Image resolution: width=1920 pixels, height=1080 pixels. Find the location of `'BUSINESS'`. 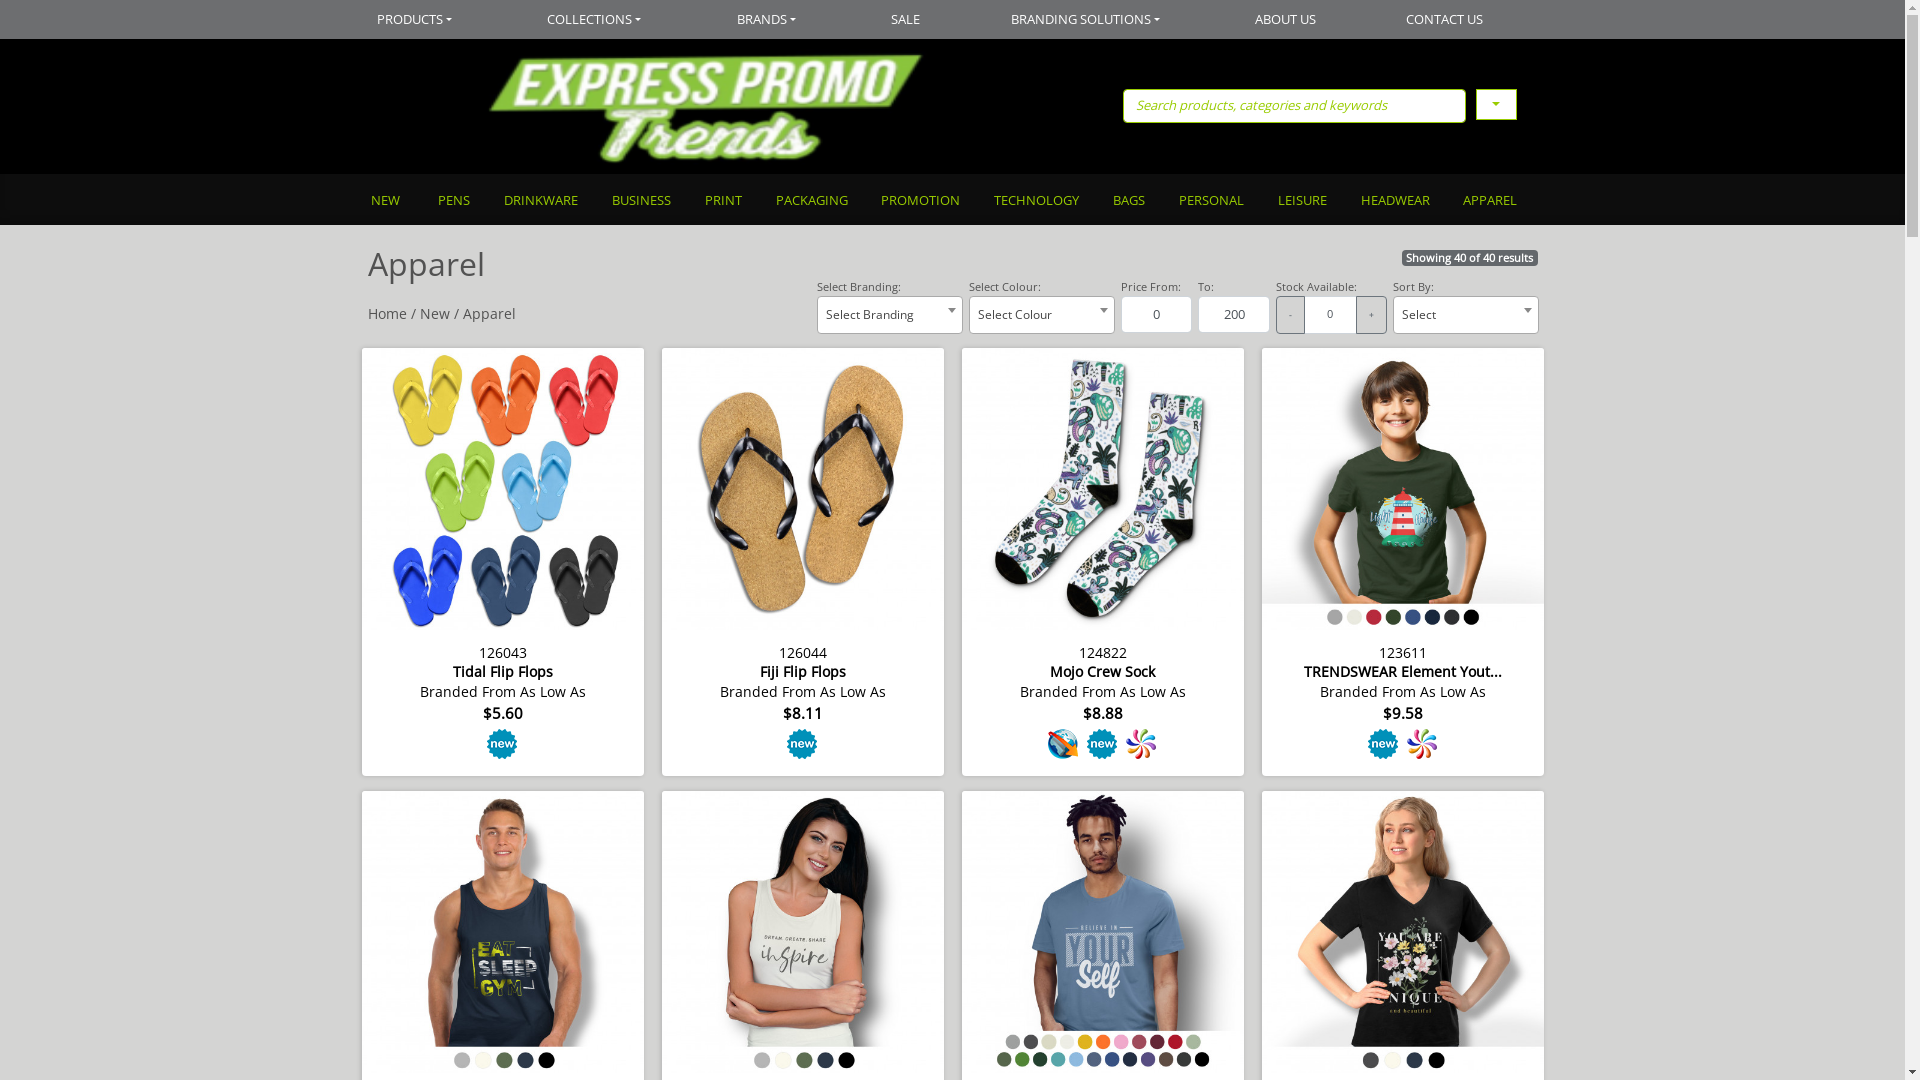

'BUSINESS' is located at coordinates (640, 201).